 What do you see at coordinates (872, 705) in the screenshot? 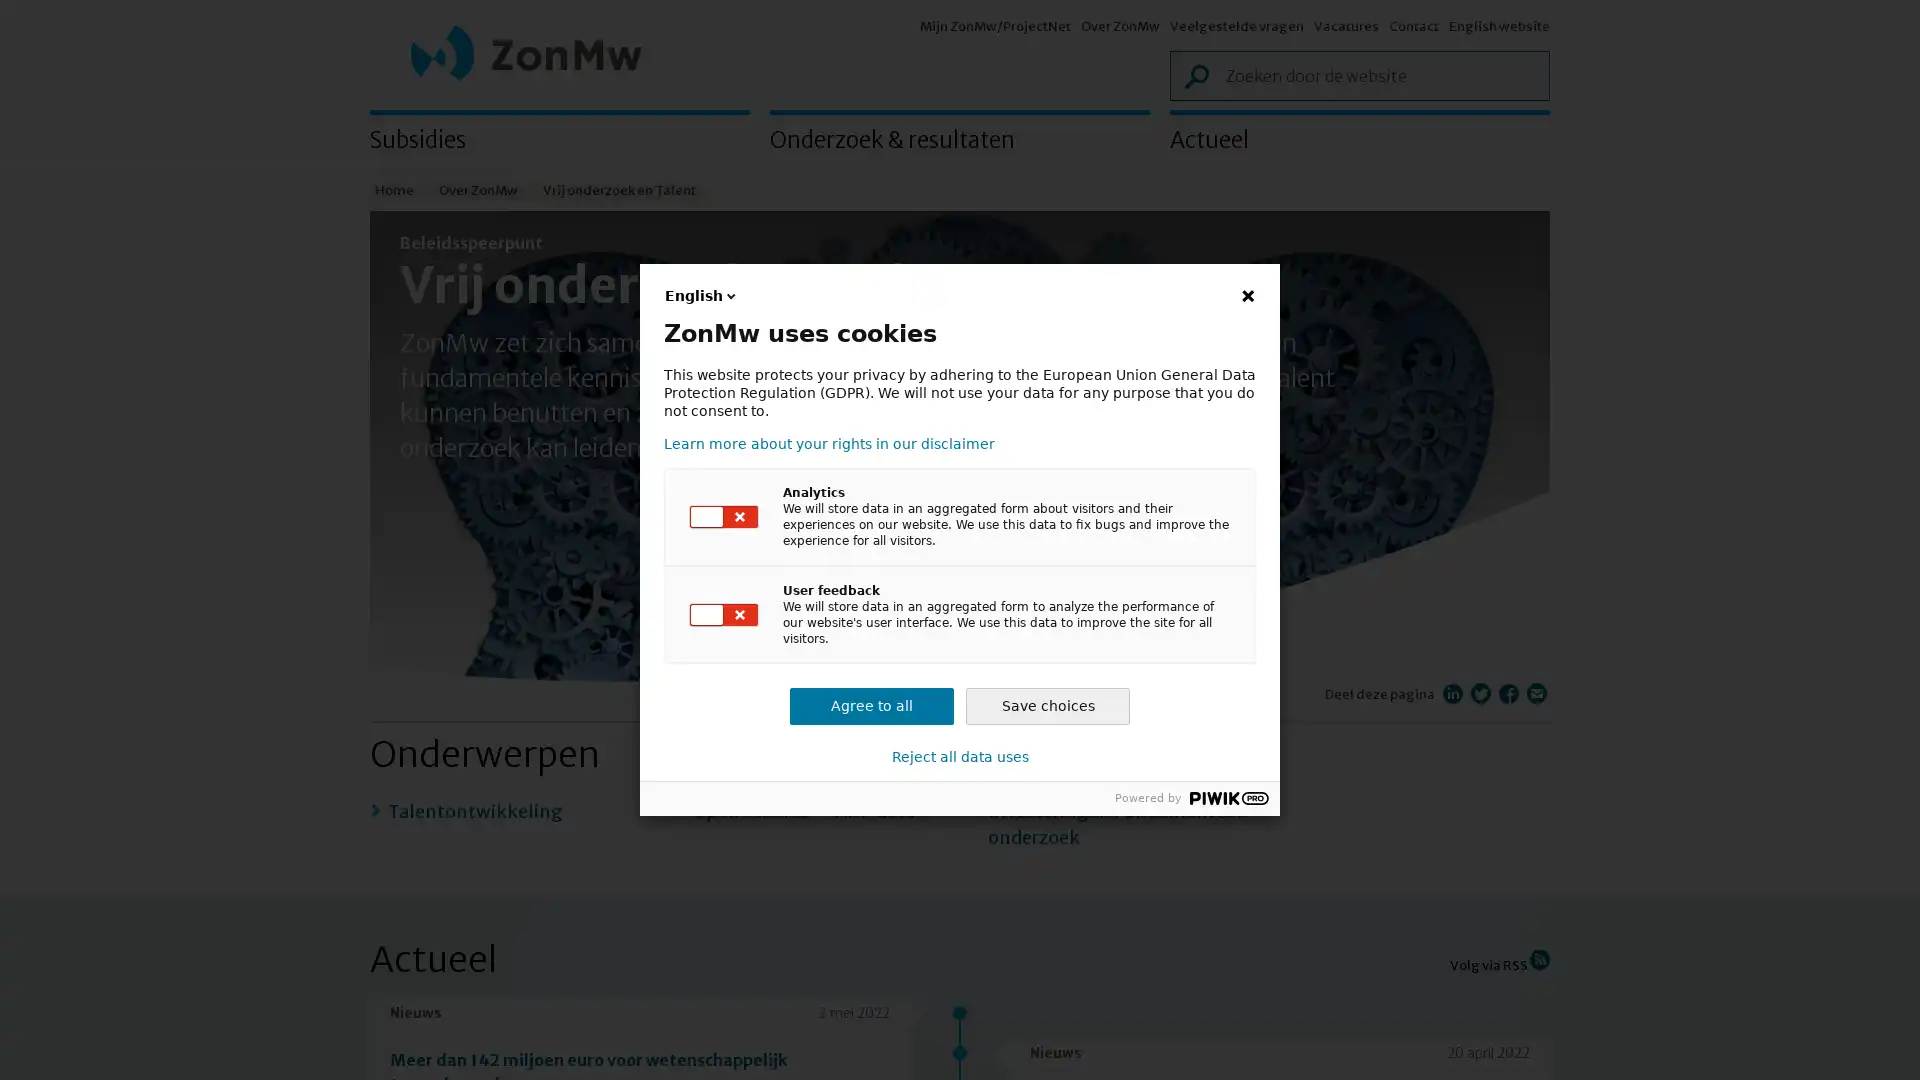
I see `Agree to all` at bounding box center [872, 705].